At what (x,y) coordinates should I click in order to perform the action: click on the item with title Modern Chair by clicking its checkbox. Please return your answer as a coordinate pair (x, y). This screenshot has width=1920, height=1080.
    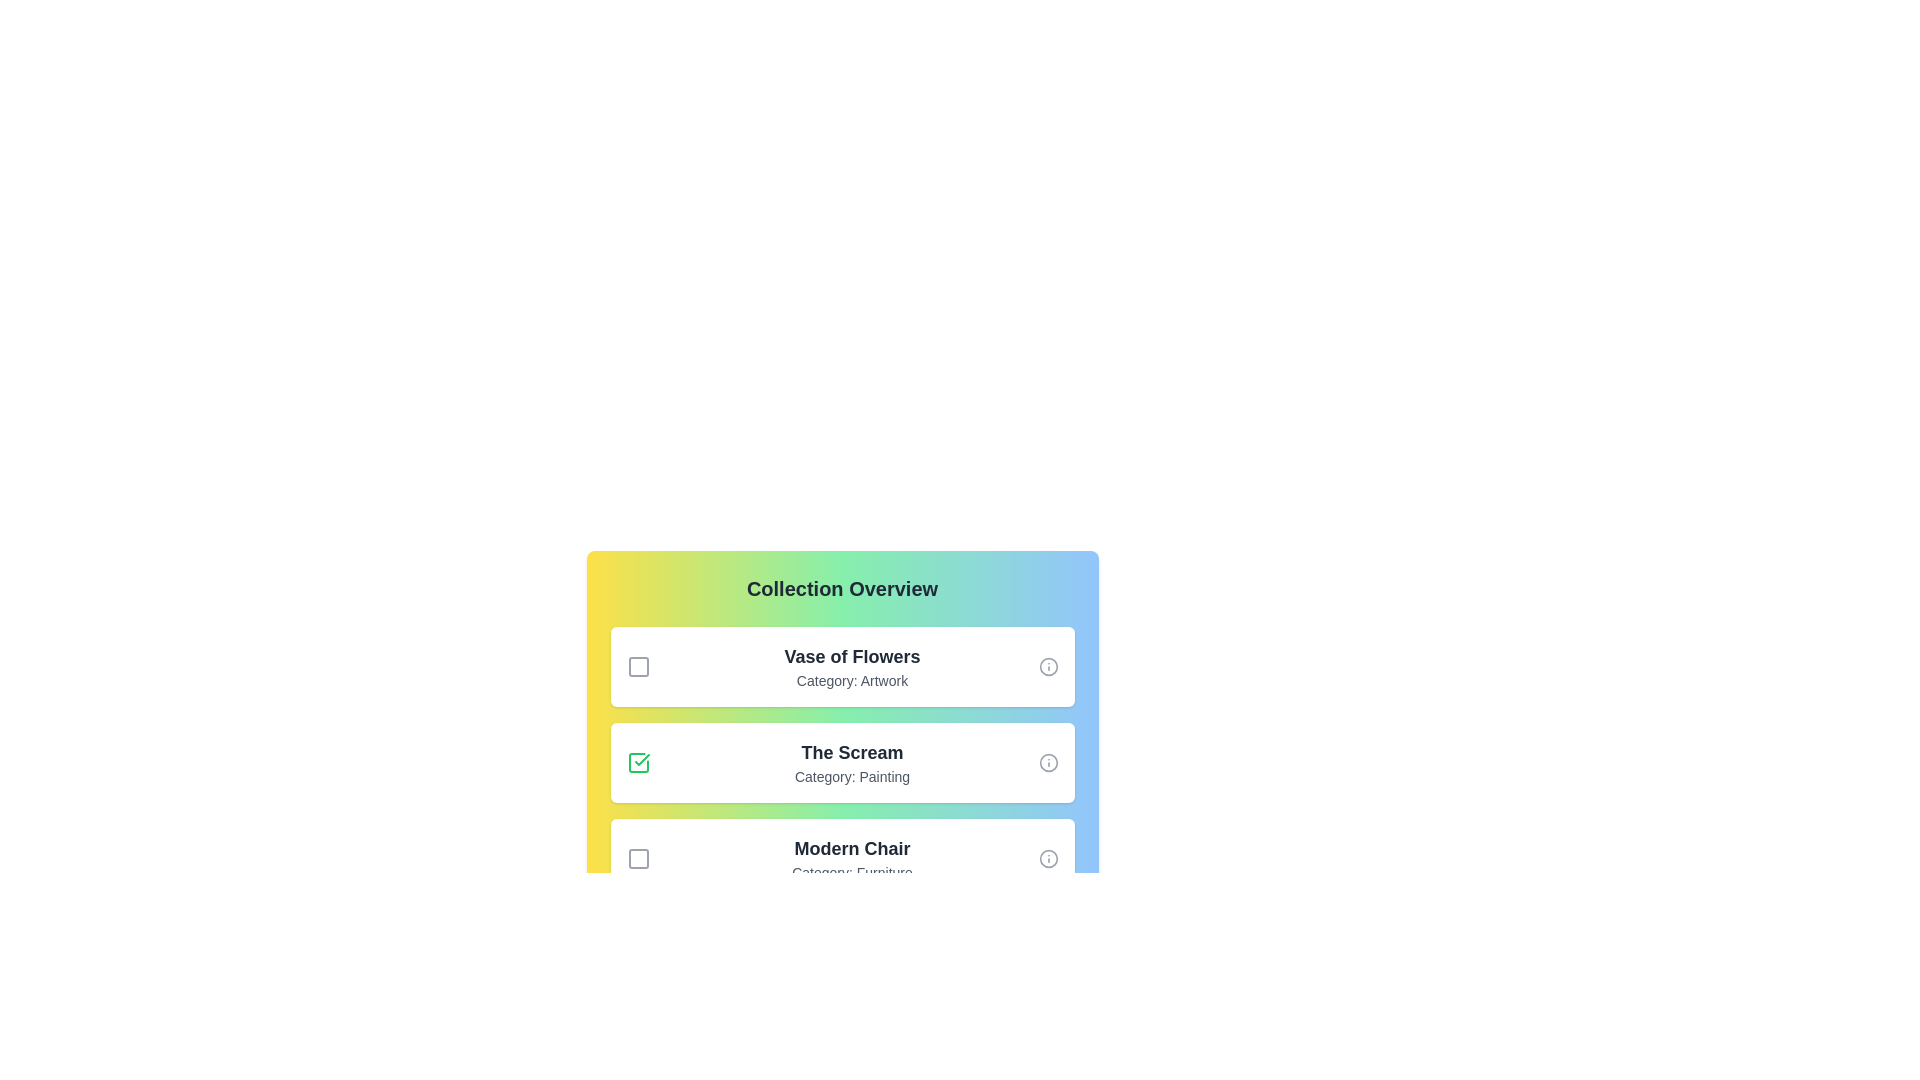
    Looking at the image, I should click on (637, 858).